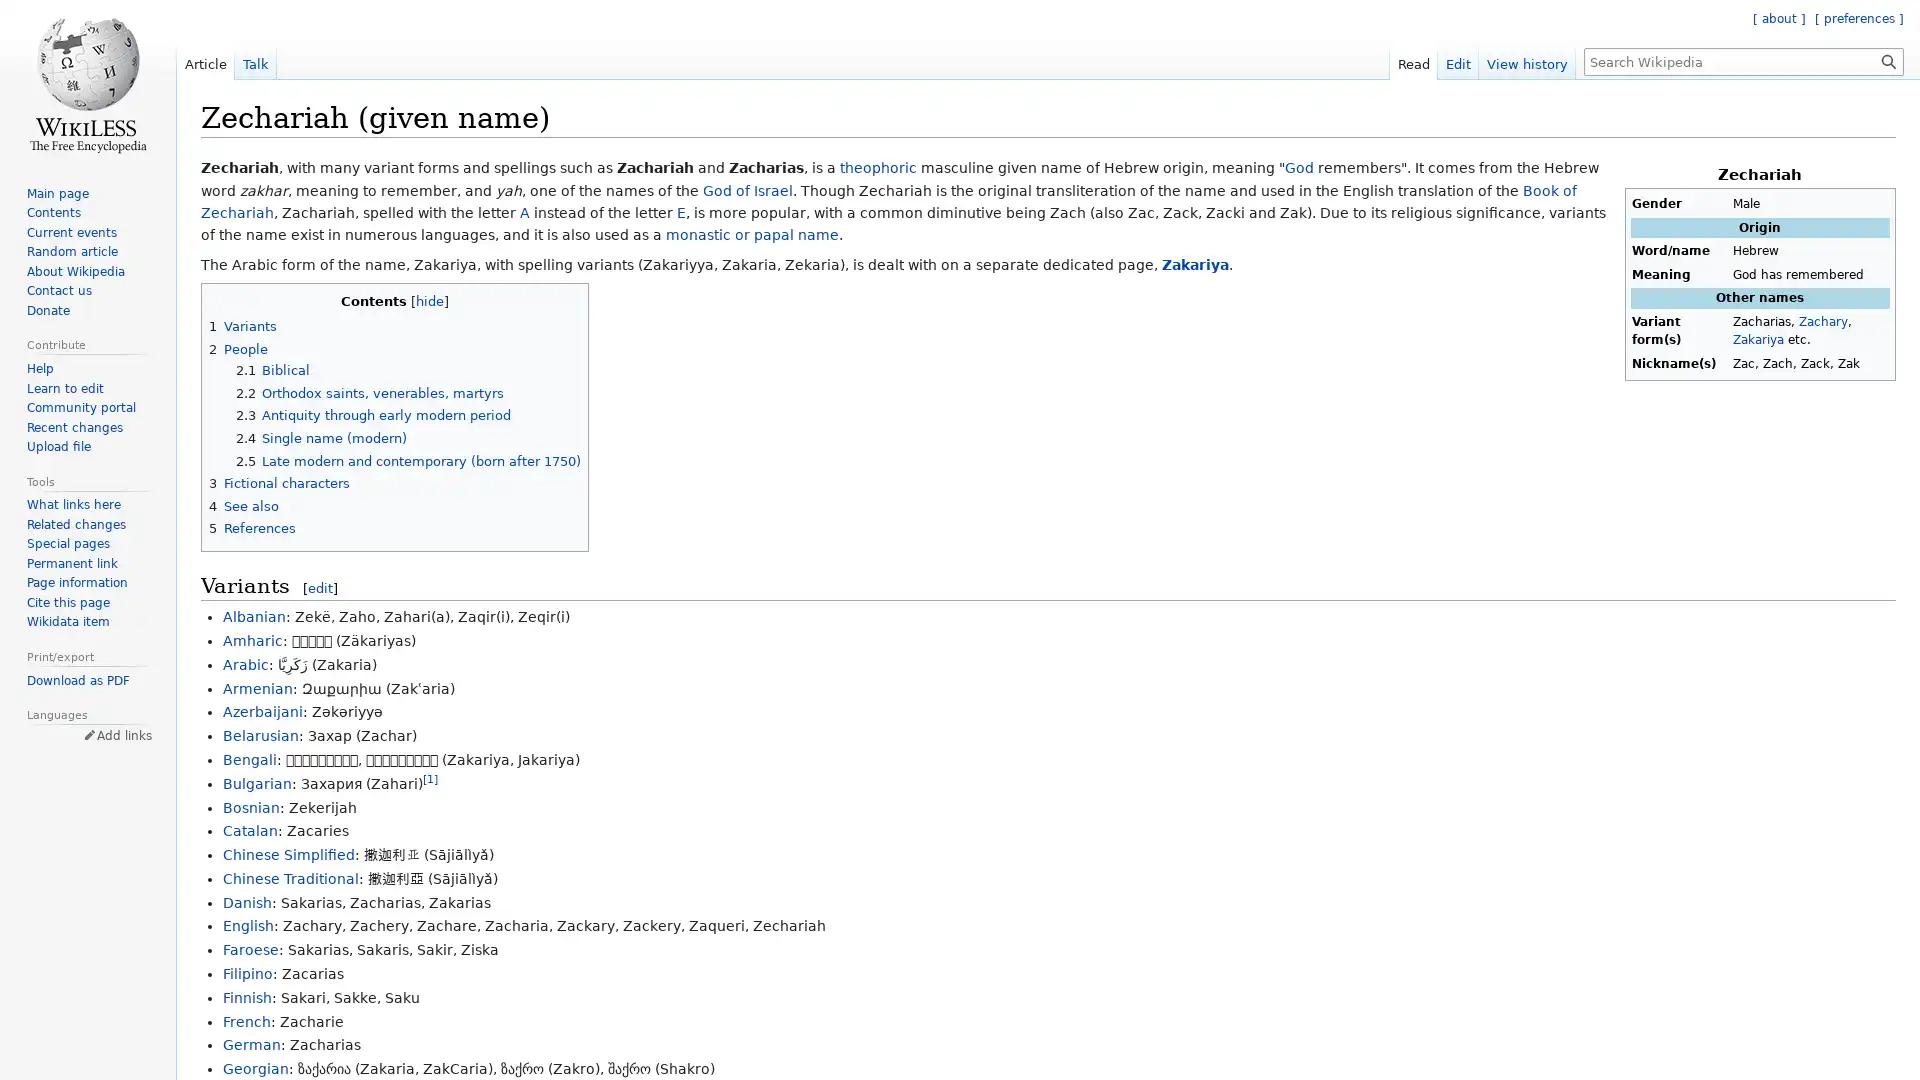  What do you see at coordinates (1888, 60) in the screenshot?
I see `Search` at bounding box center [1888, 60].